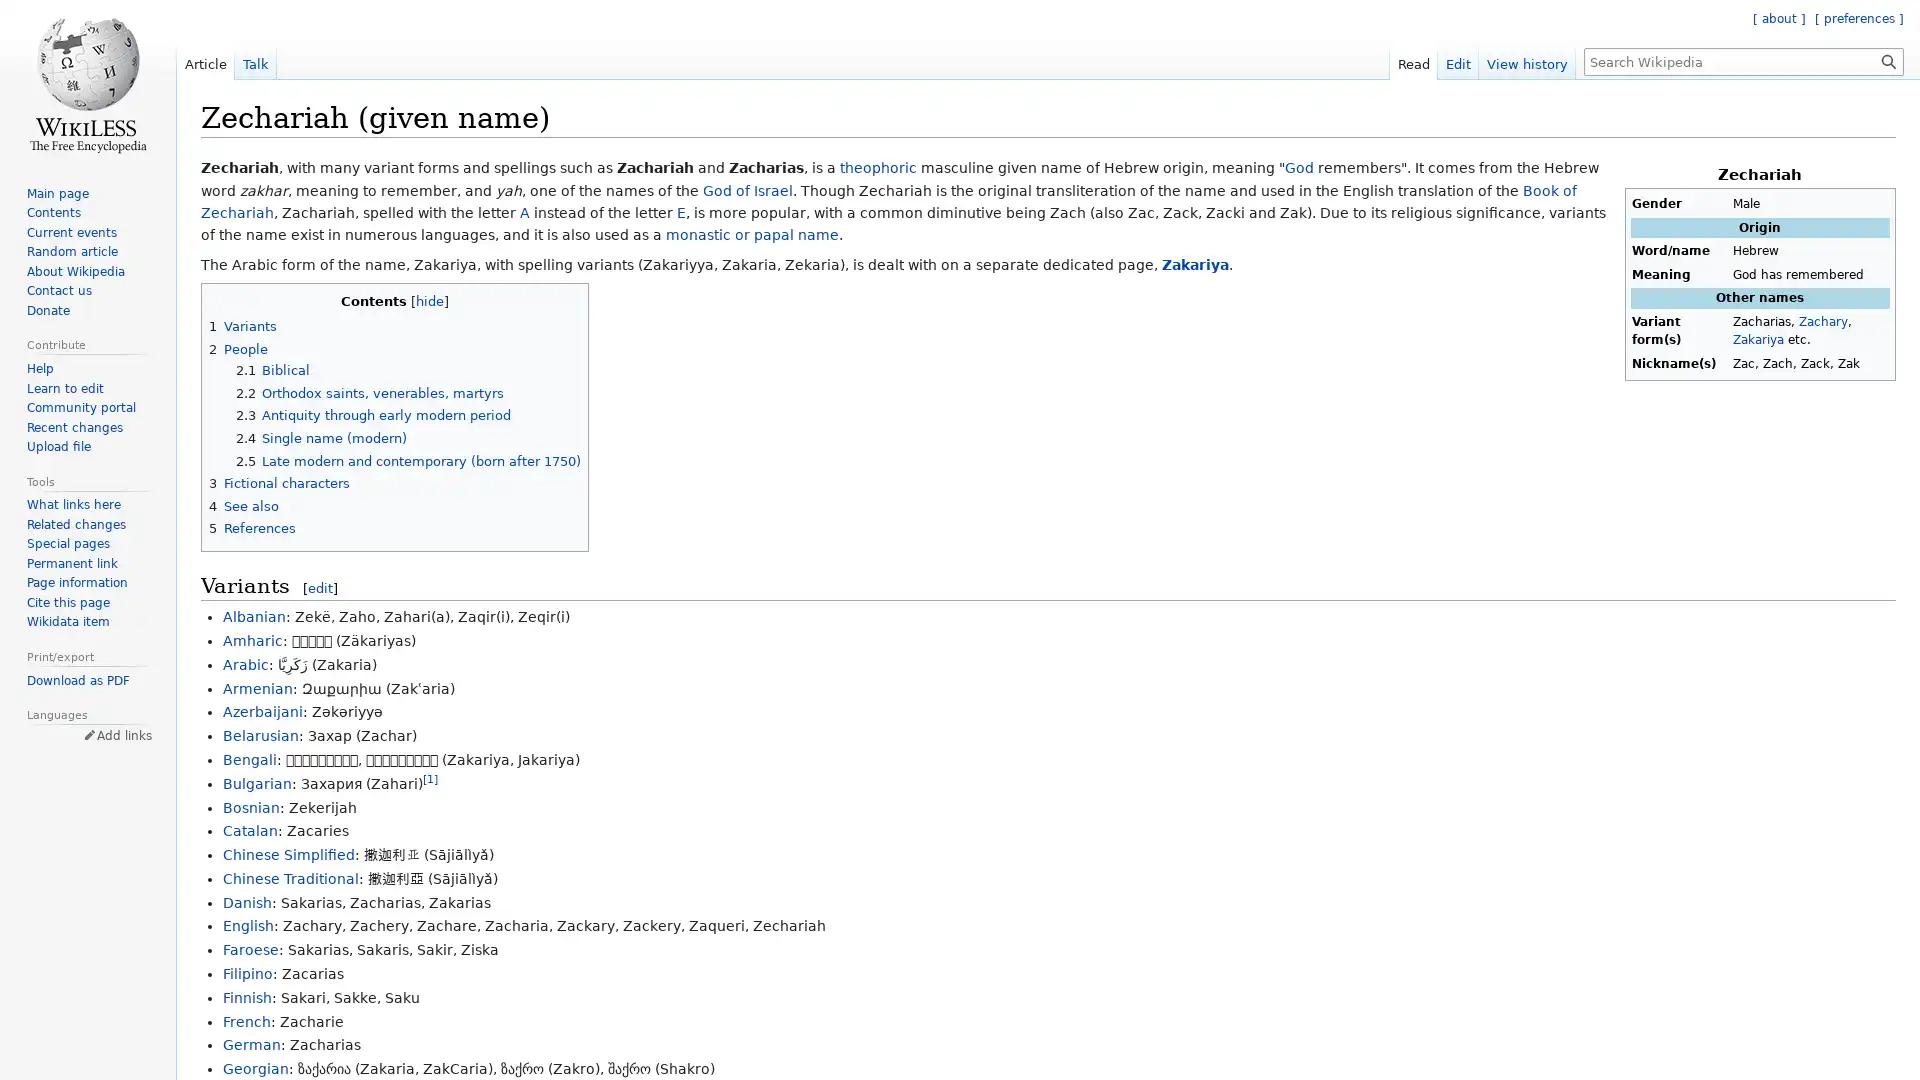  What do you see at coordinates (1888, 60) in the screenshot?
I see `Search` at bounding box center [1888, 60].